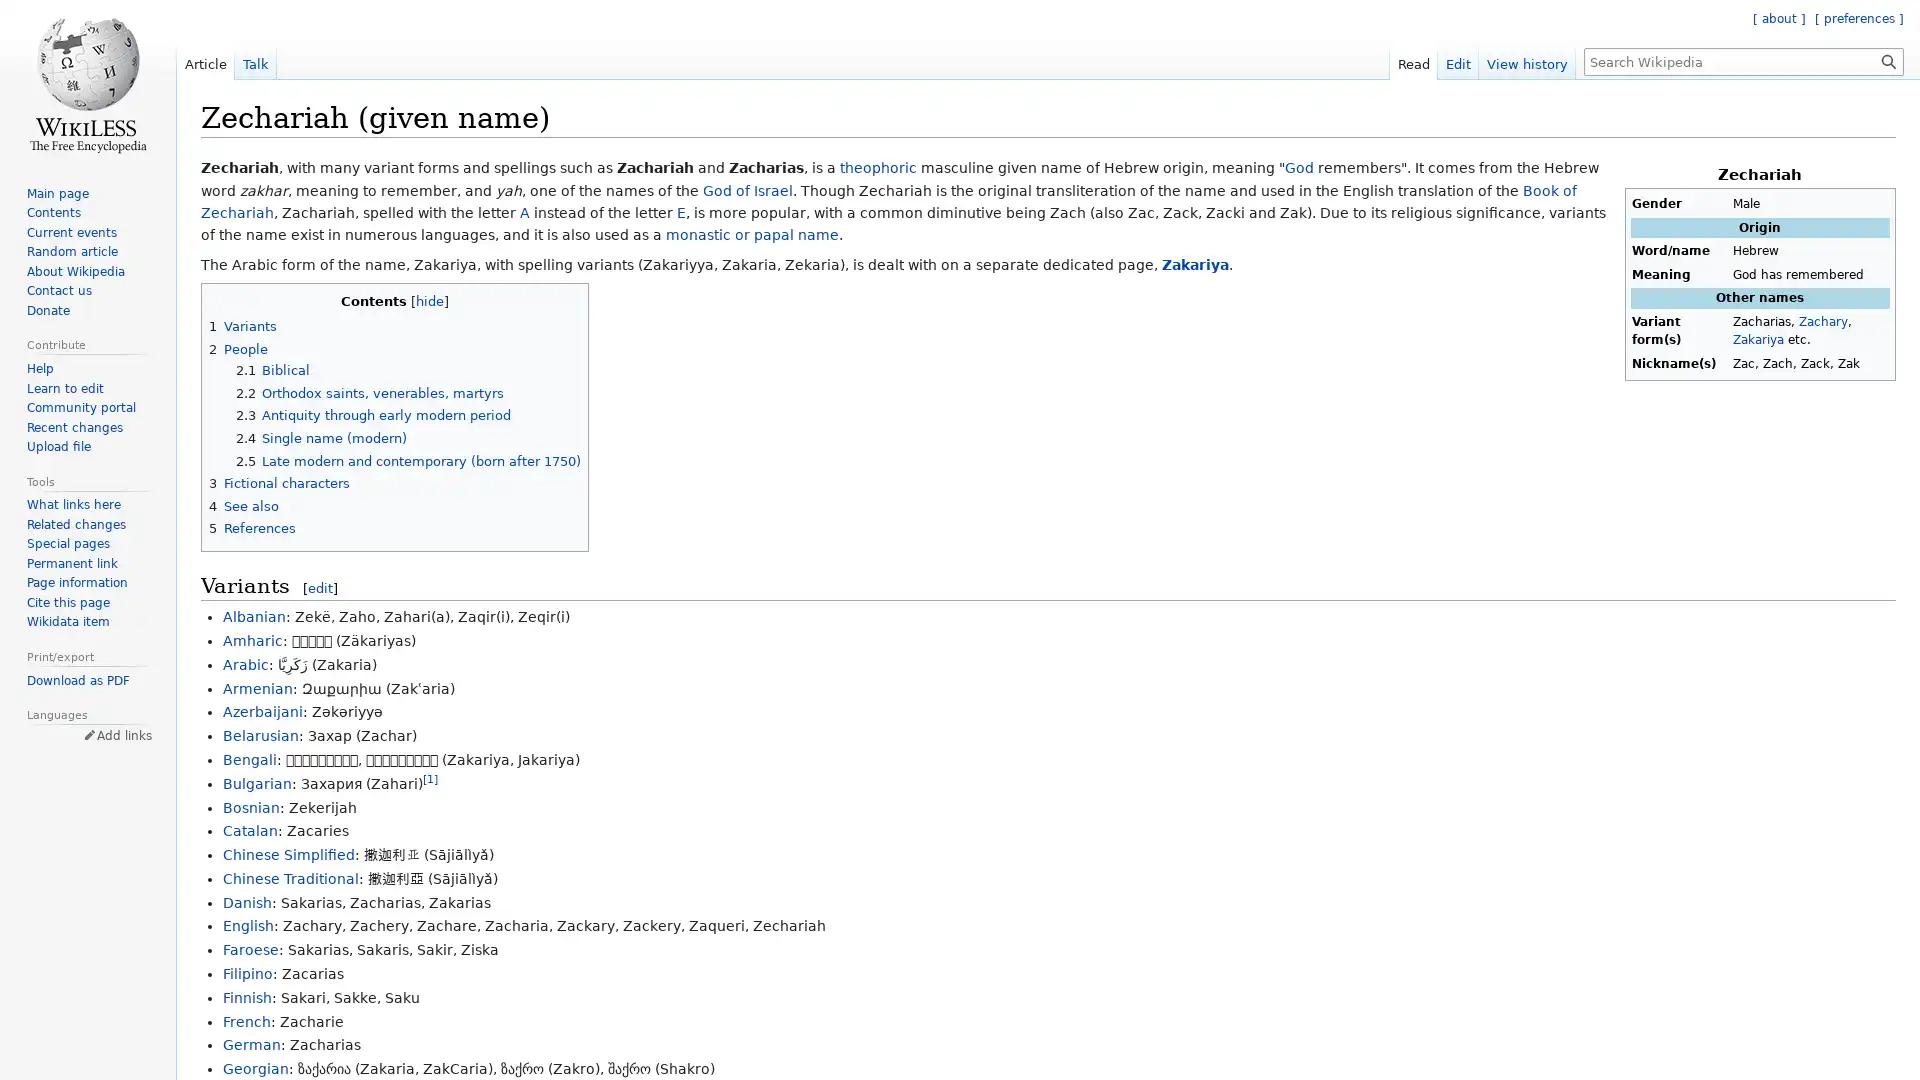  What do you see at coordinates (1888, 60) in the screenshot?
I see `Search` at bounding box center [1888, 60].